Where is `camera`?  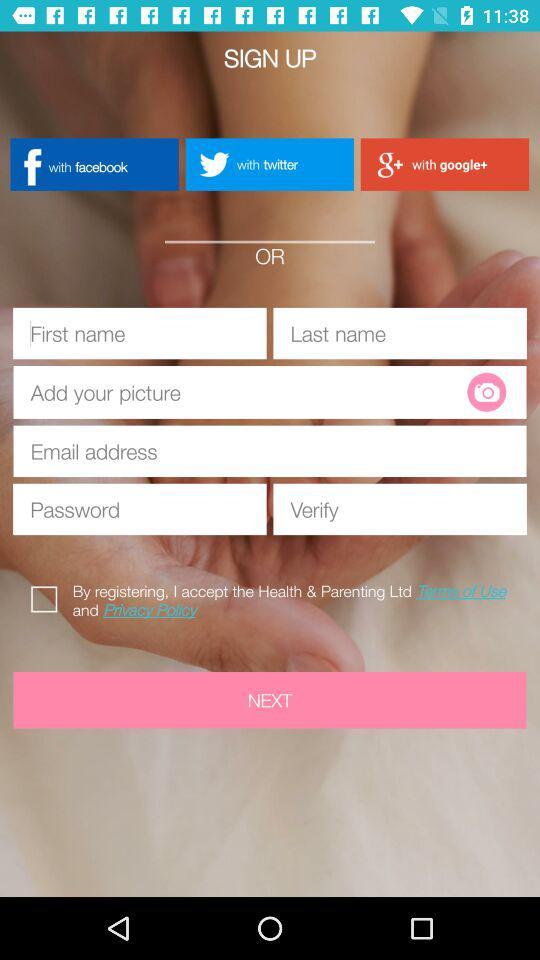
camera is located at coordinates (485, 391).